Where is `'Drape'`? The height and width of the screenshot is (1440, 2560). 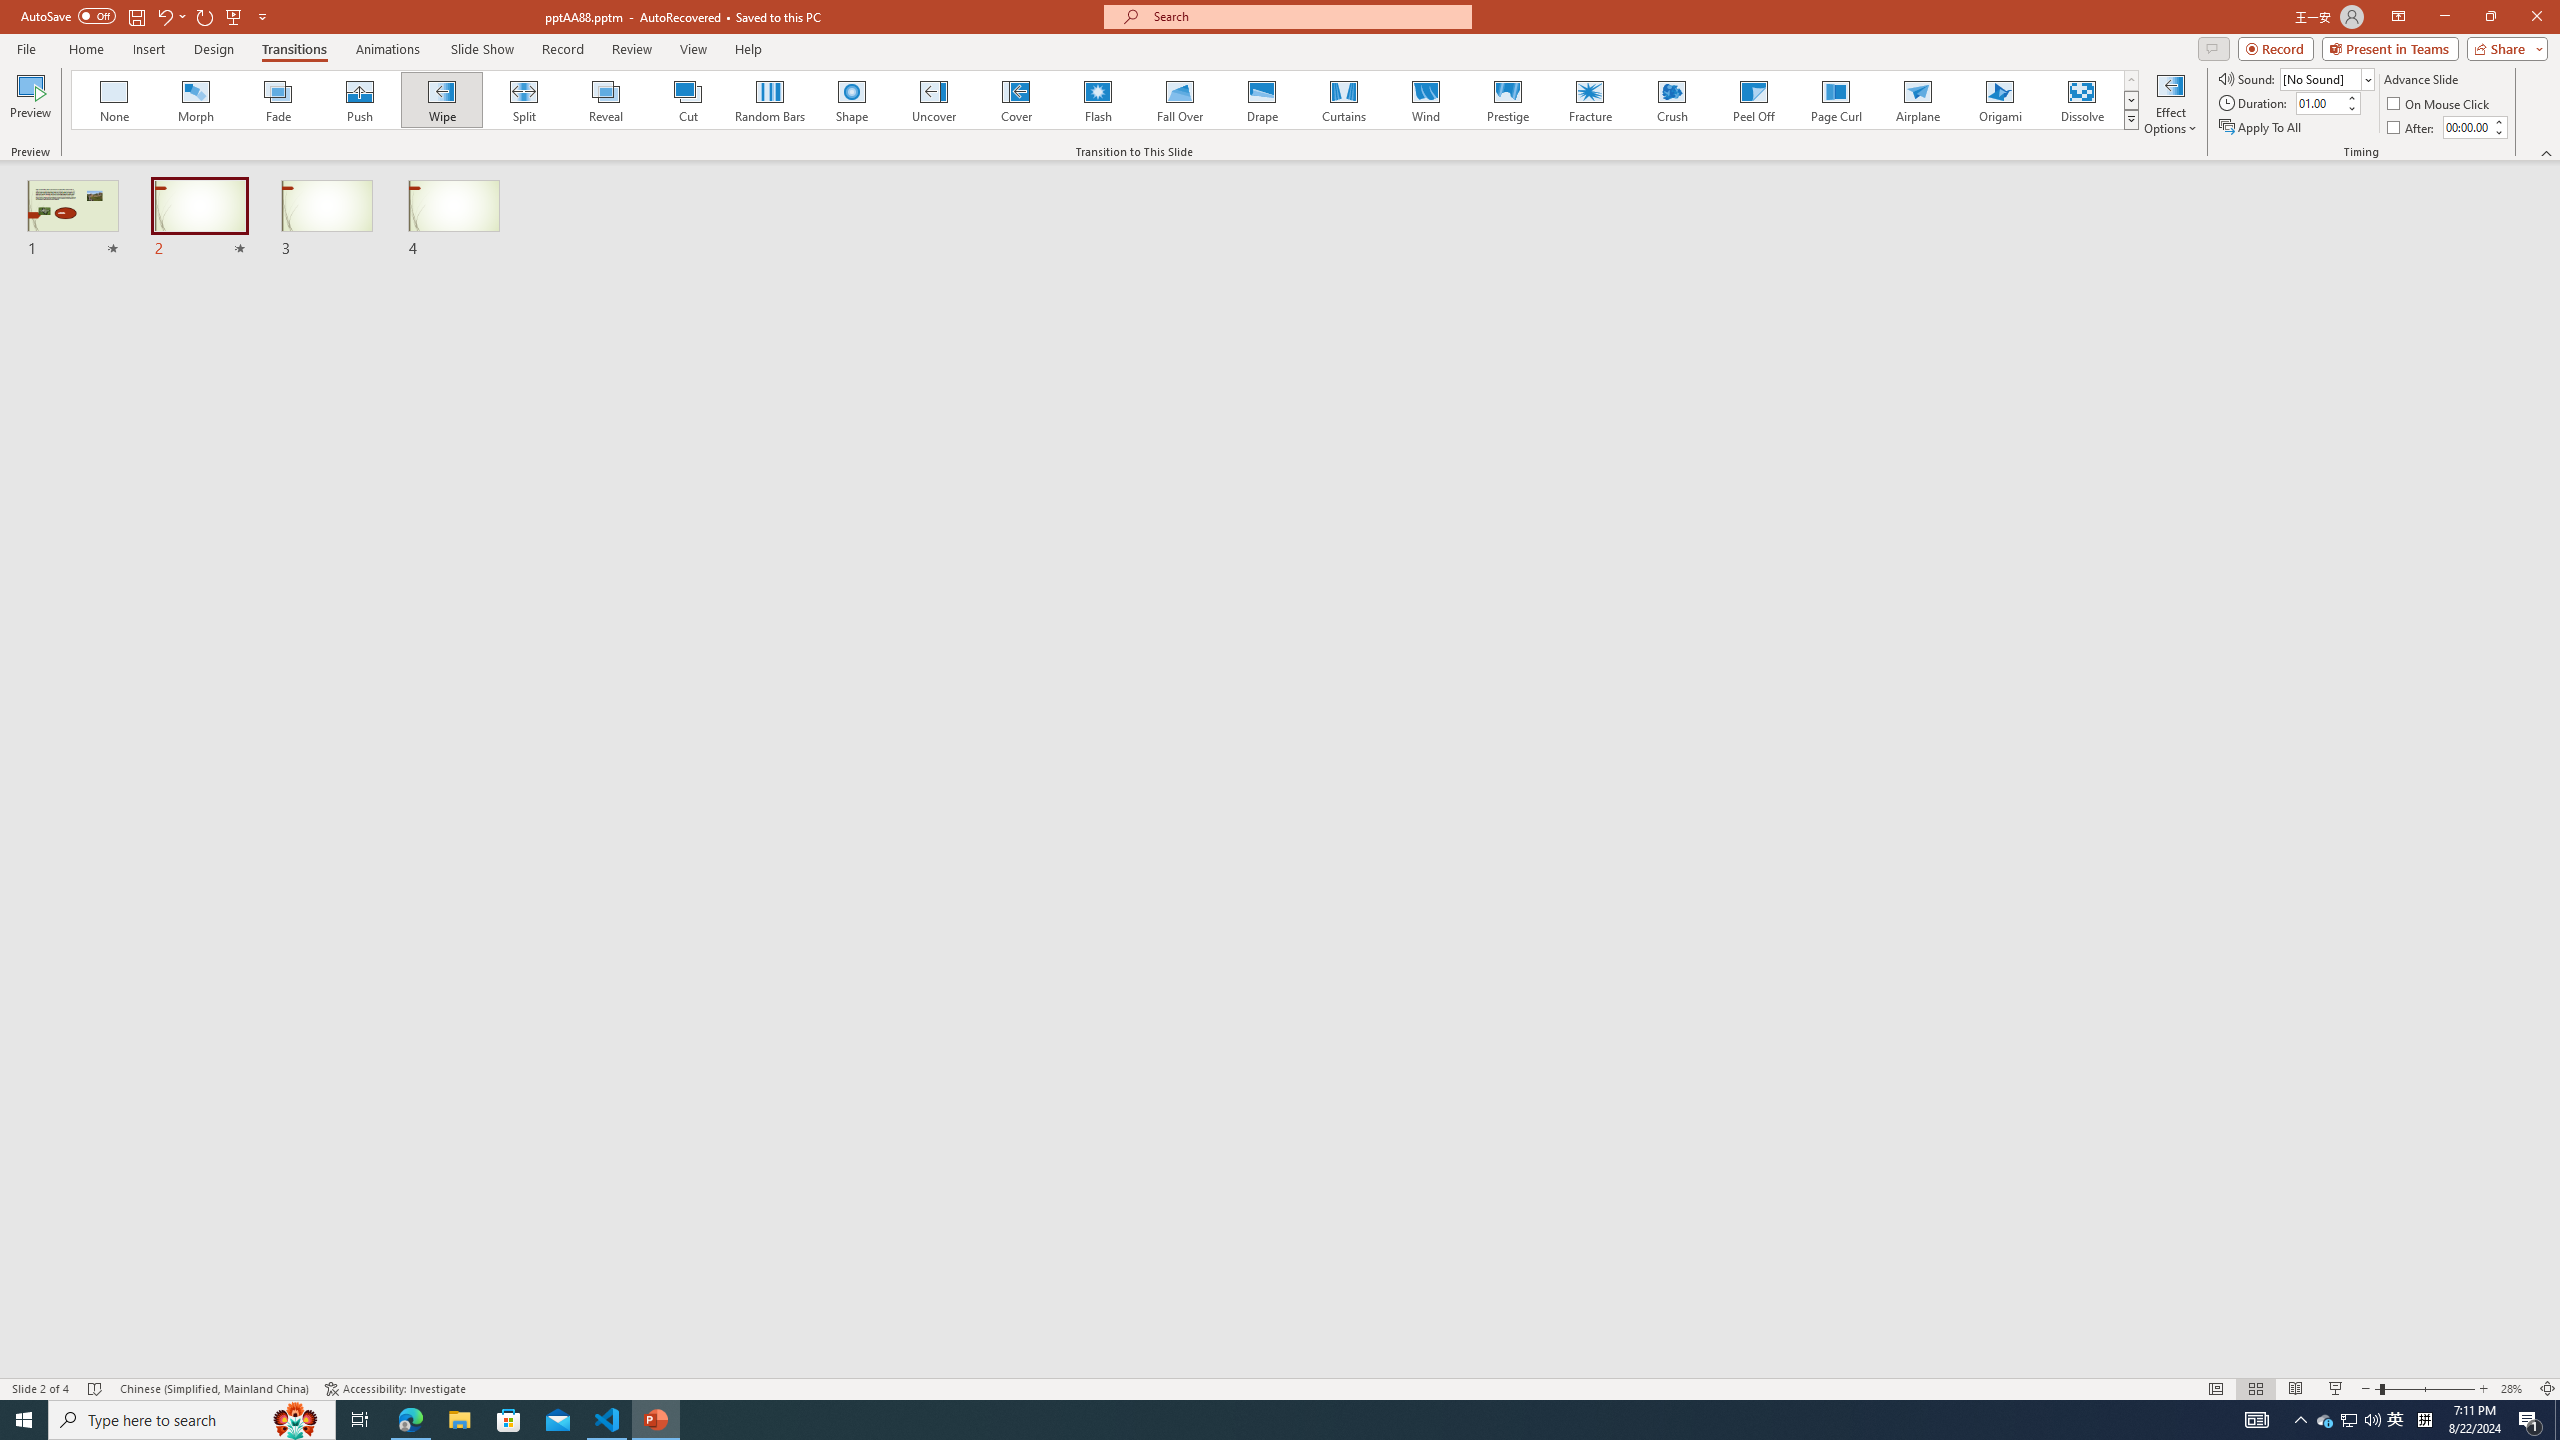
'Drape' is located at coordinates (1261, 99).